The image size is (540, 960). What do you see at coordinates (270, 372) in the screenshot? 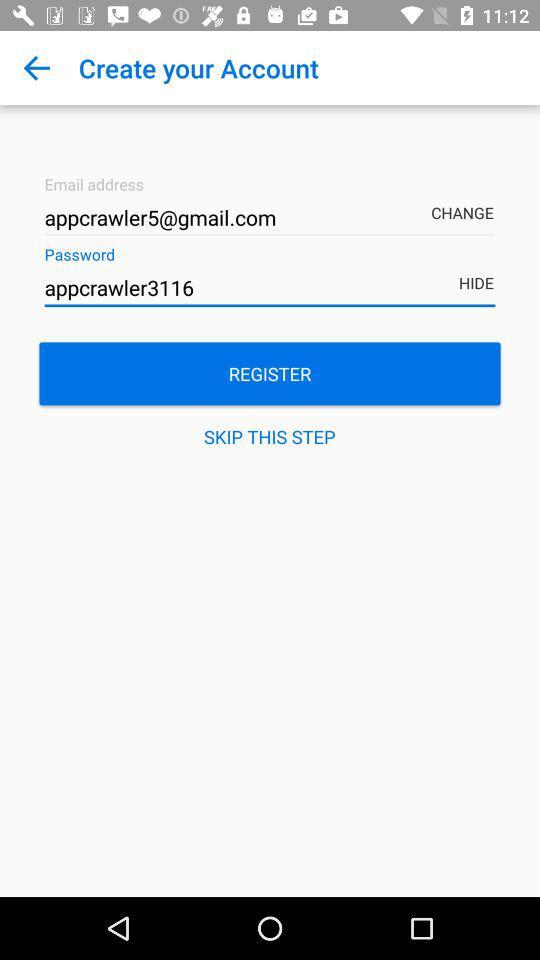
I see `register` at bounding box center [270, 372].